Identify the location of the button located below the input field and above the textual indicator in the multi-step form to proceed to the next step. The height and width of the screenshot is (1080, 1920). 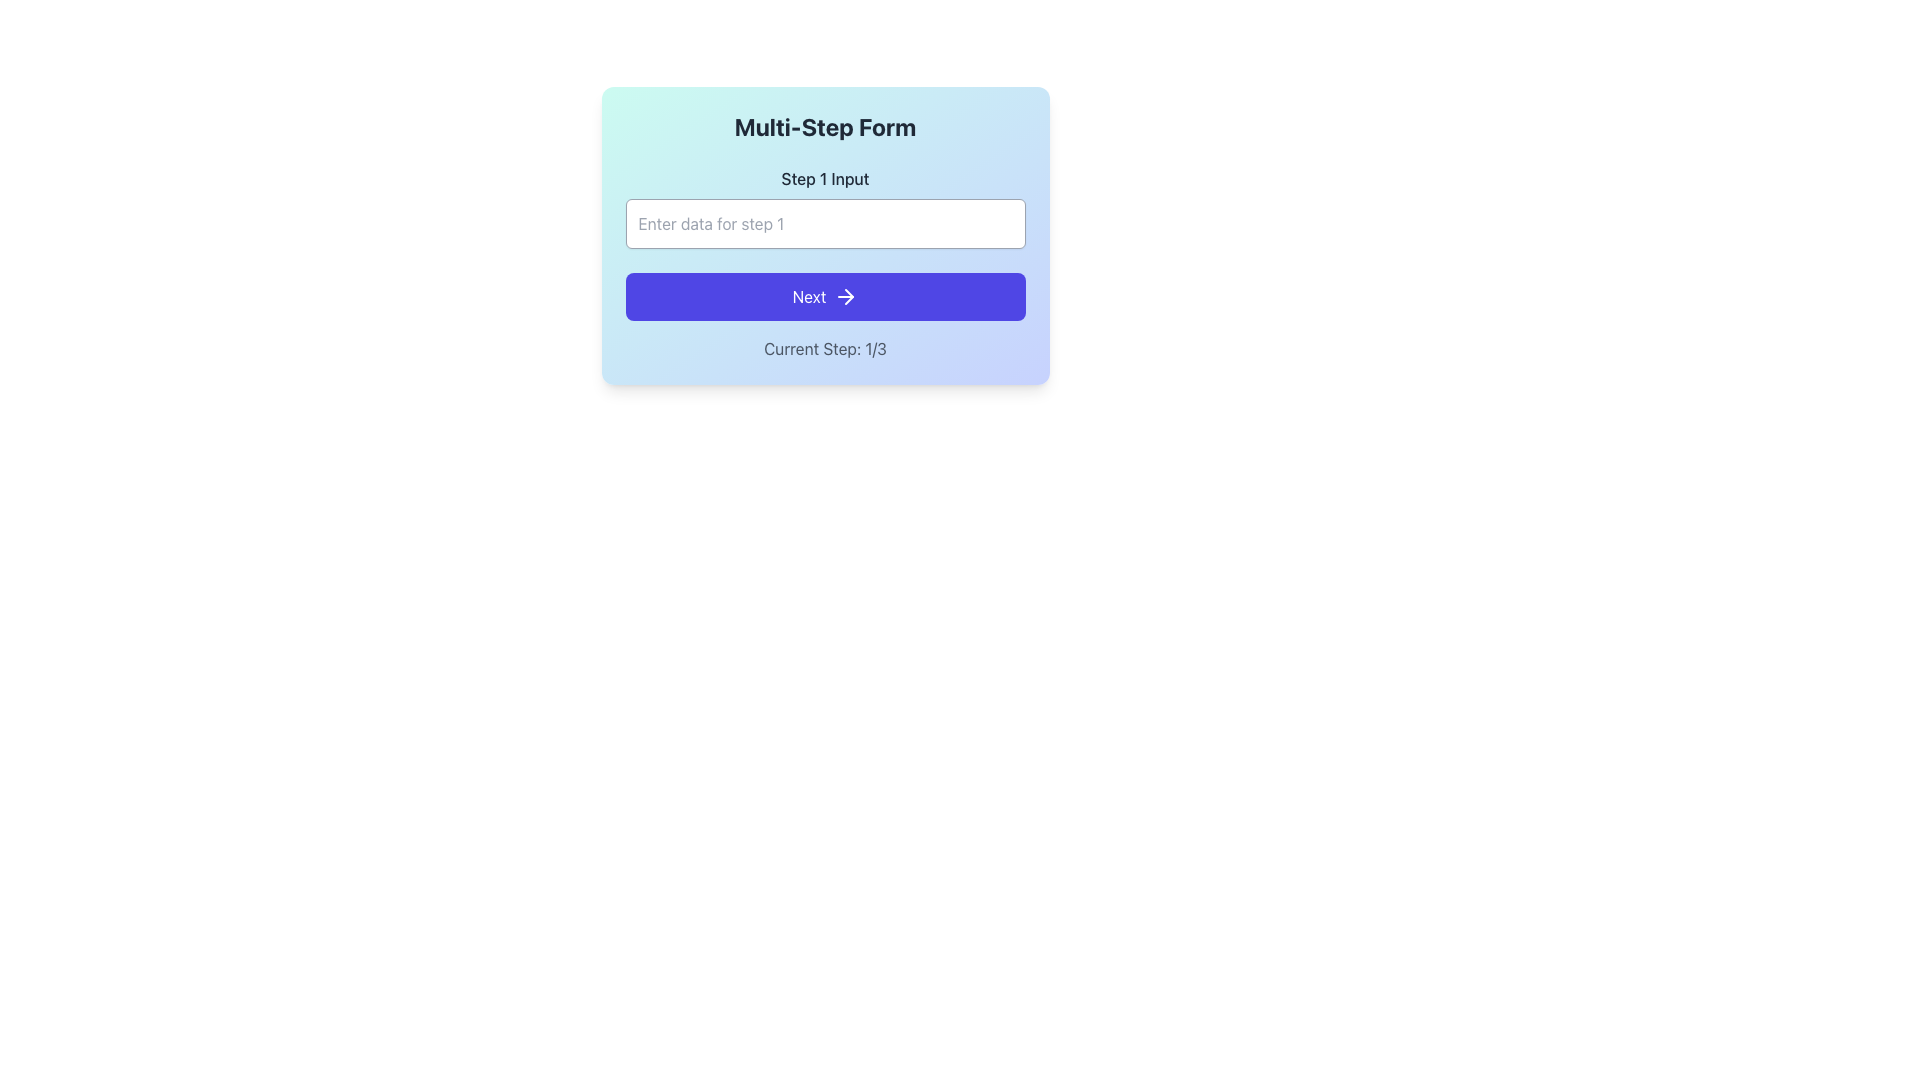
(825, 297).